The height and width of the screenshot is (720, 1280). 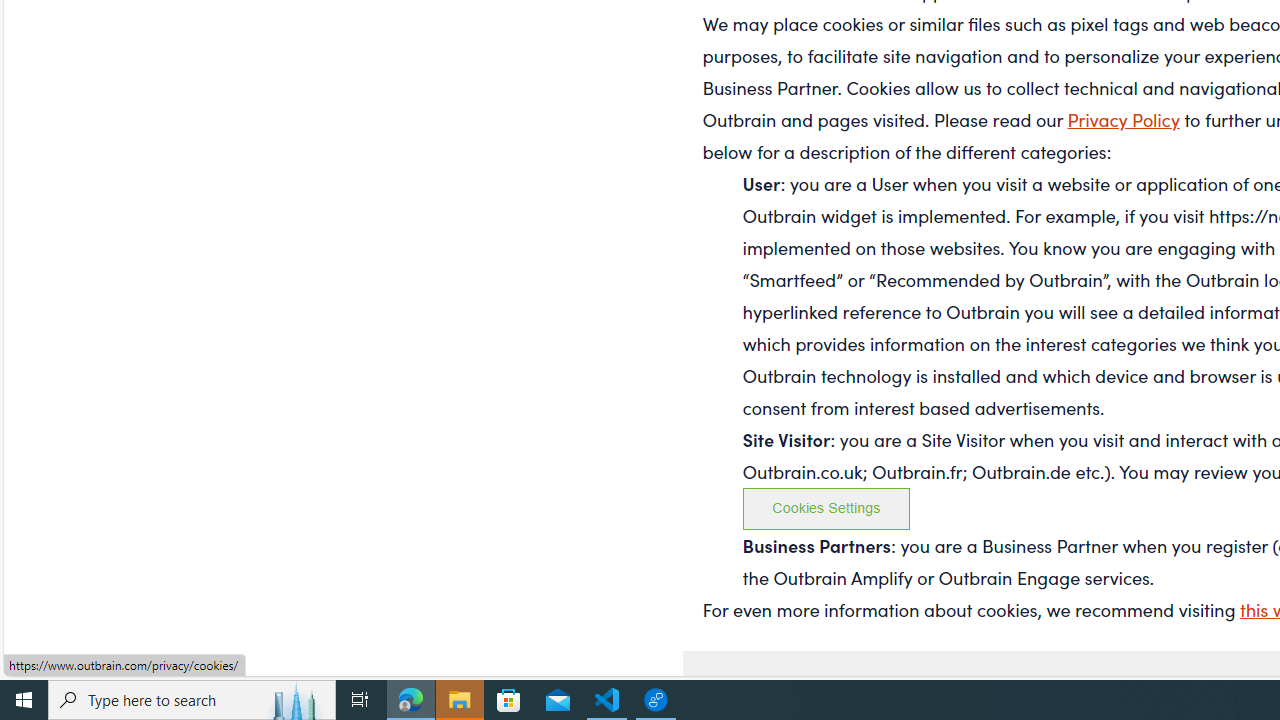 I want to click on 'Privacy Policy', so click(x=1123, y=118).